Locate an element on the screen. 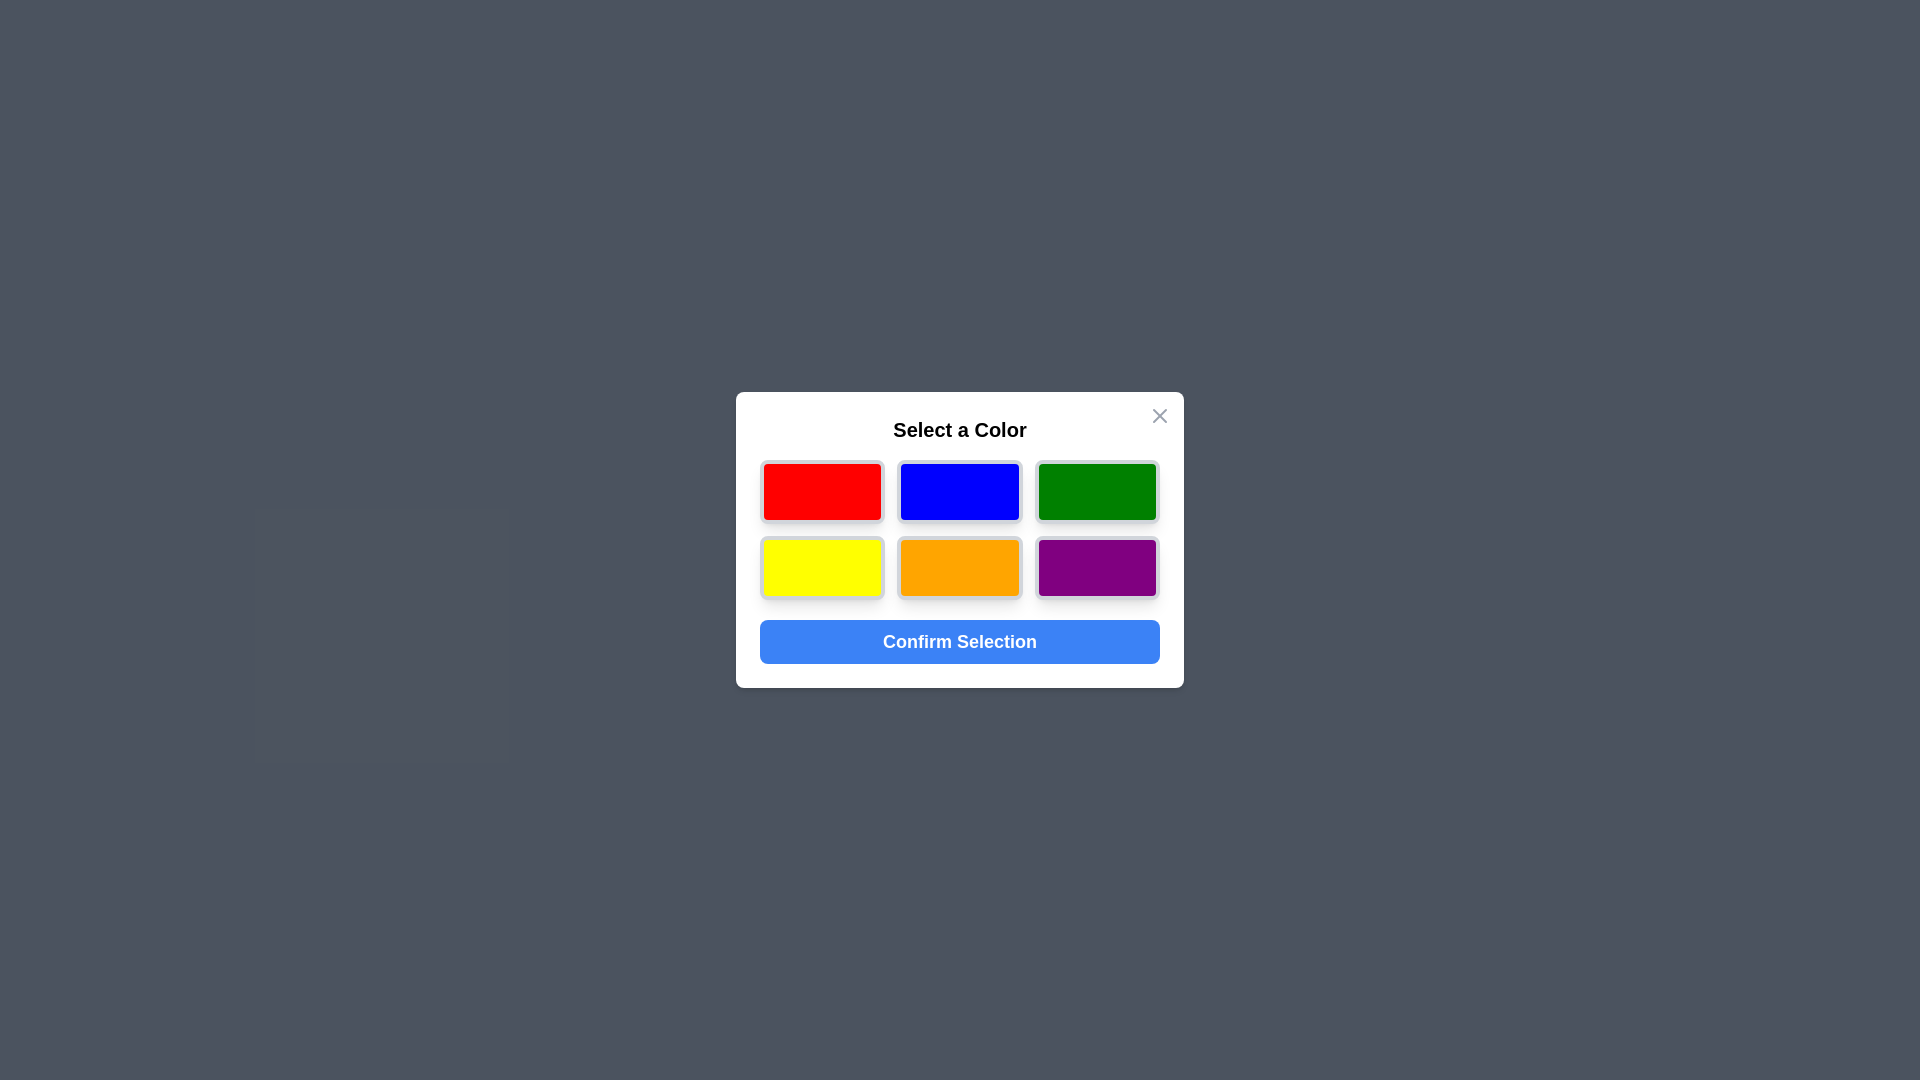 This screenshot has width=1920, height=1080. the color yellow from the palette is located at coordinates (821, 567).